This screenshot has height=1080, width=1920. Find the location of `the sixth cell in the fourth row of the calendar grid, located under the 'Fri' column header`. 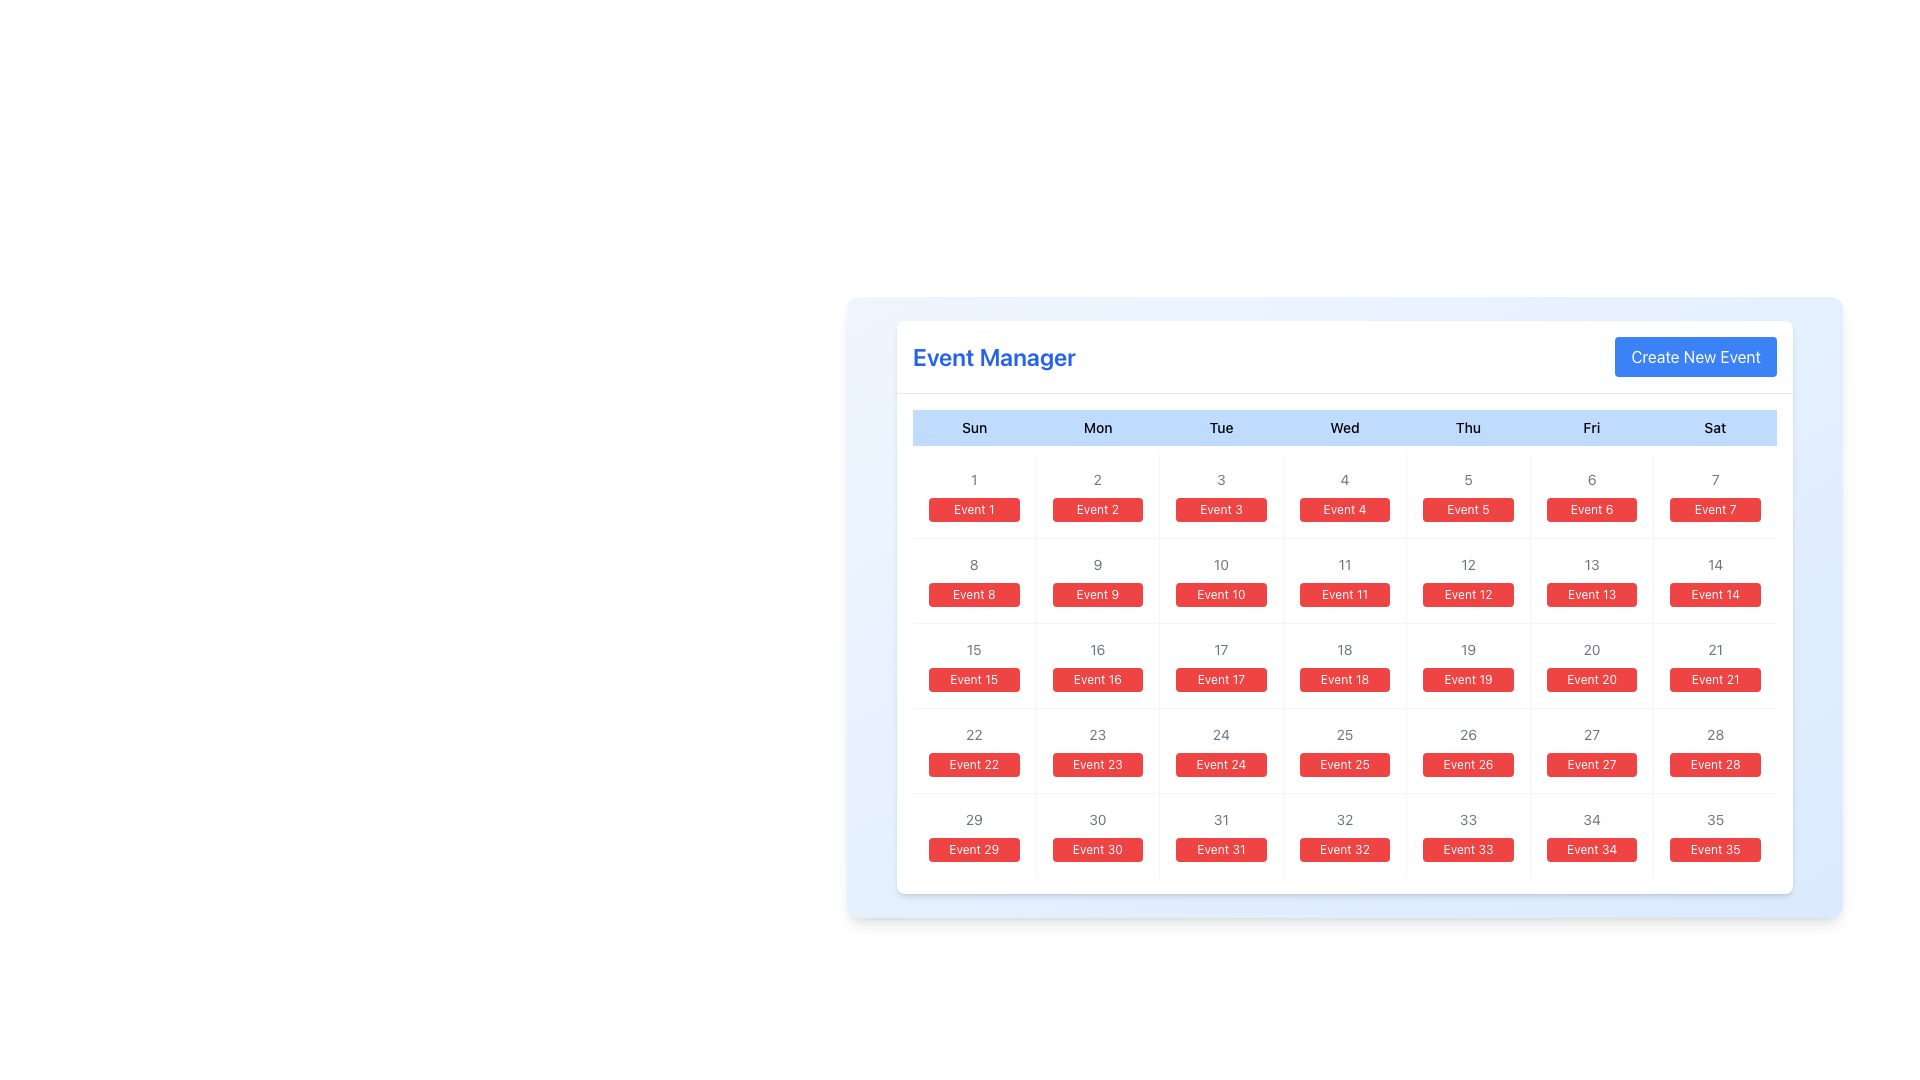

the sixth cell in the fourth row of the calendar grid, located under the 'Fri' column header is located at coordinates (1591, 666).